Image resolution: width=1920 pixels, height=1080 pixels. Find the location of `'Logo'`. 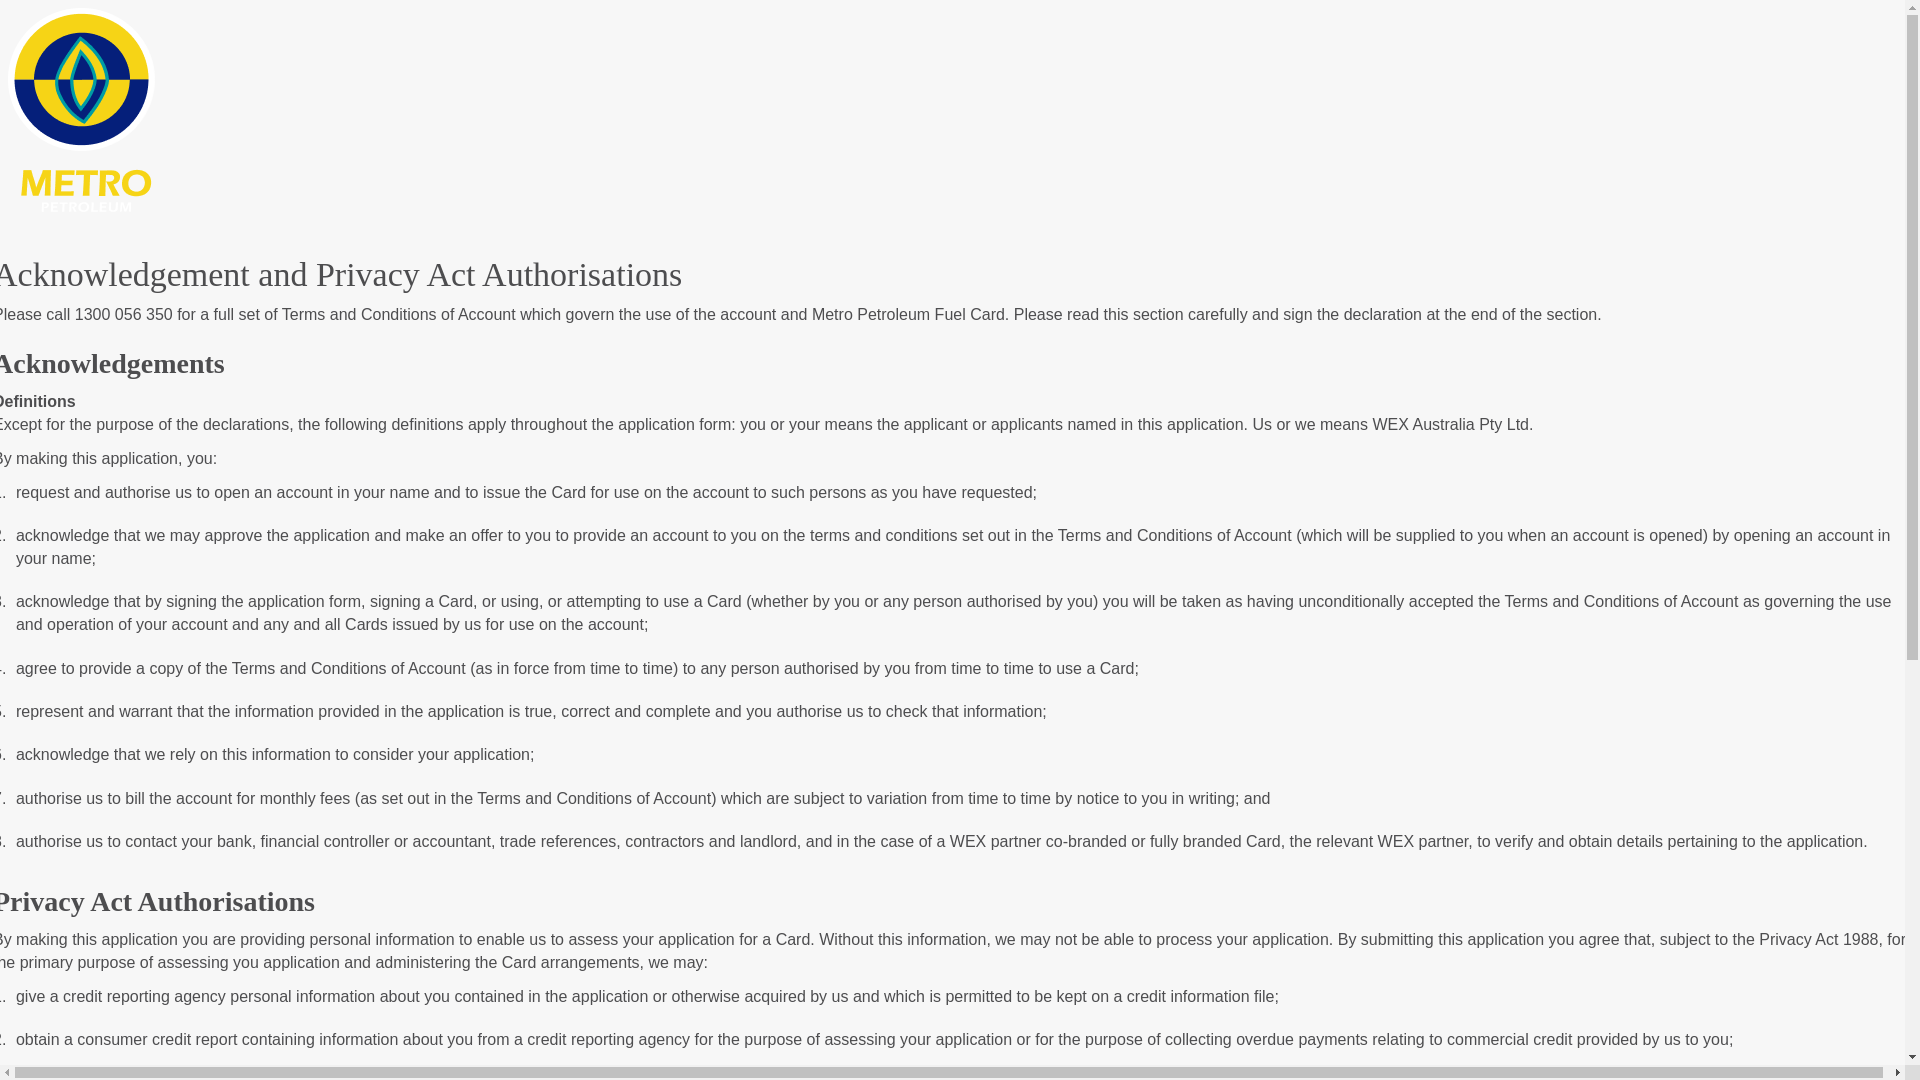

'Logo' is located at coordinates (8, 108).